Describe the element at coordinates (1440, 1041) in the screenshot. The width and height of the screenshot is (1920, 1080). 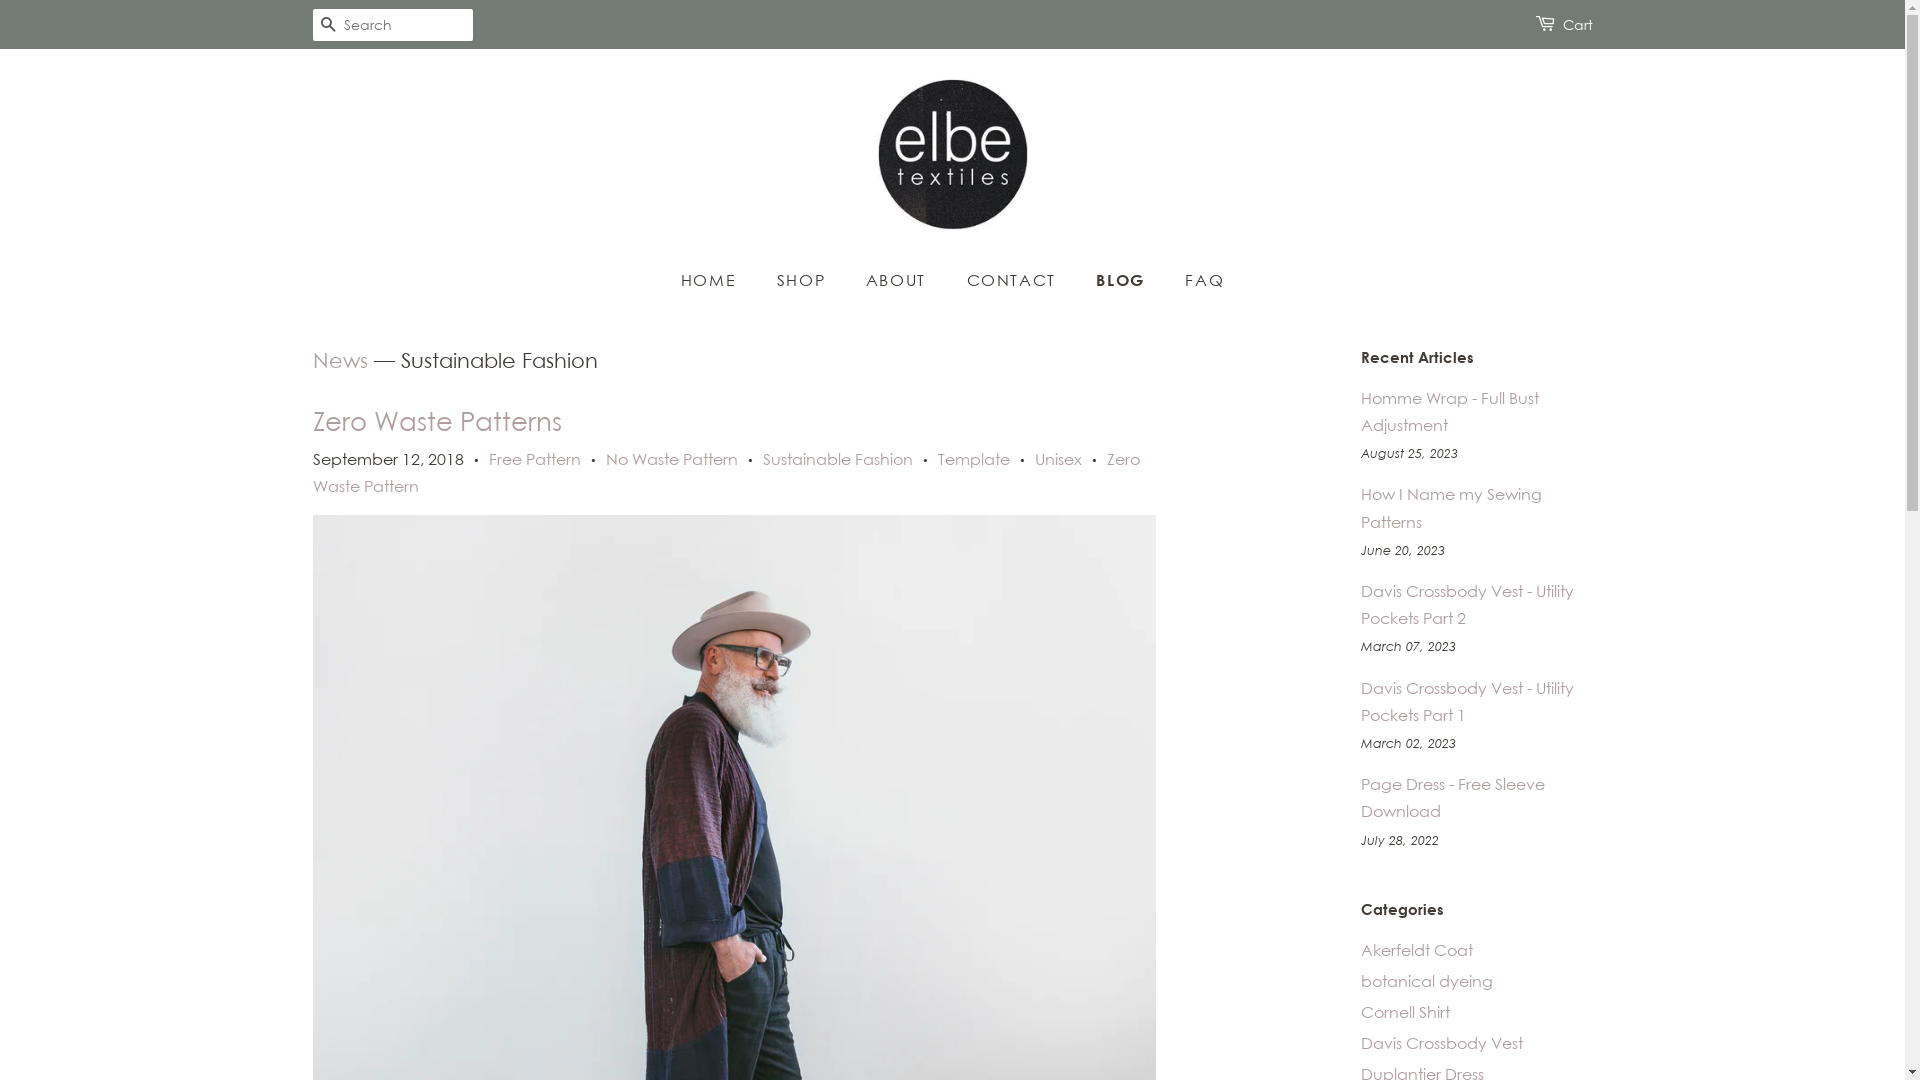
I see `'Davis Crossbody Vest'` at that location.